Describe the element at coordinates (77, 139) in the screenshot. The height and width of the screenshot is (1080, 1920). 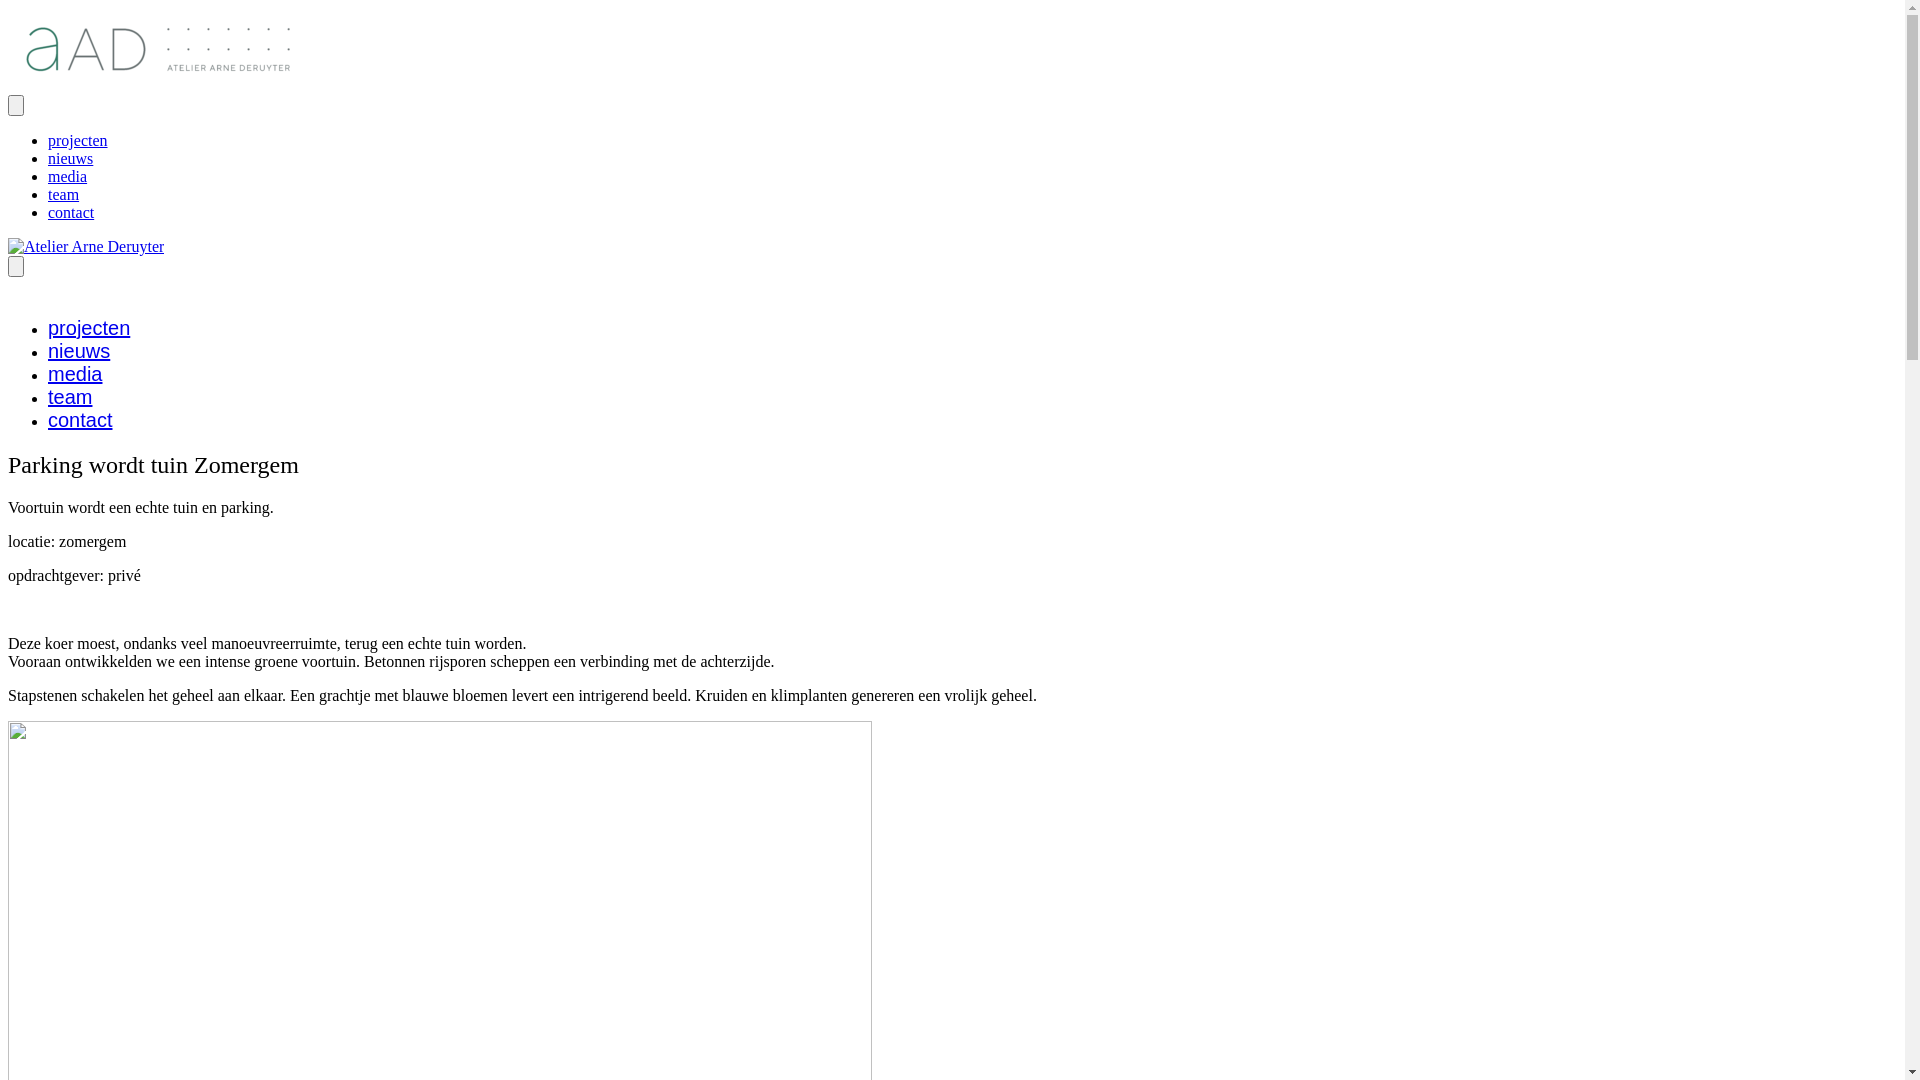
I see `'projecten'` at that location.